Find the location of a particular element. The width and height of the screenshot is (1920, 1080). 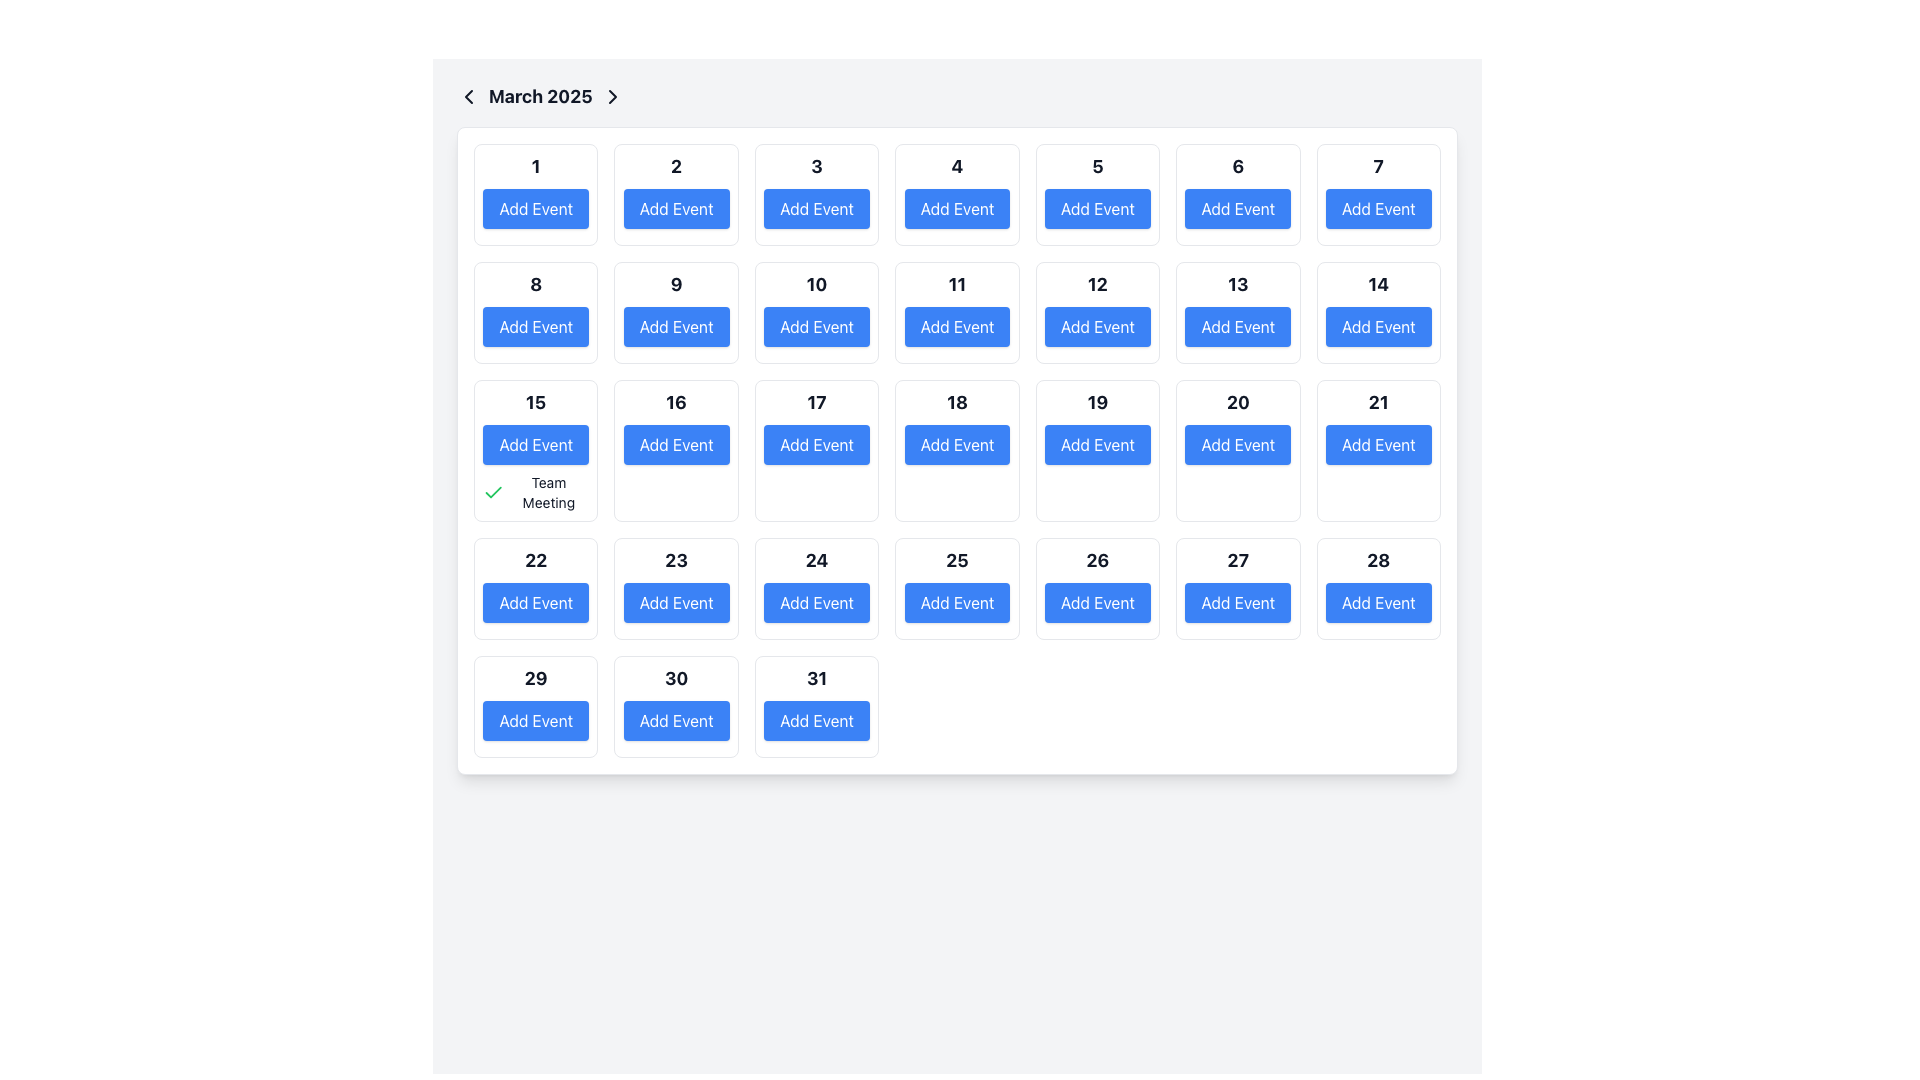

the 'Add Event' button in the composite element with a bold number '16' at the top to change its appearance is located at coordinates (676, 451).